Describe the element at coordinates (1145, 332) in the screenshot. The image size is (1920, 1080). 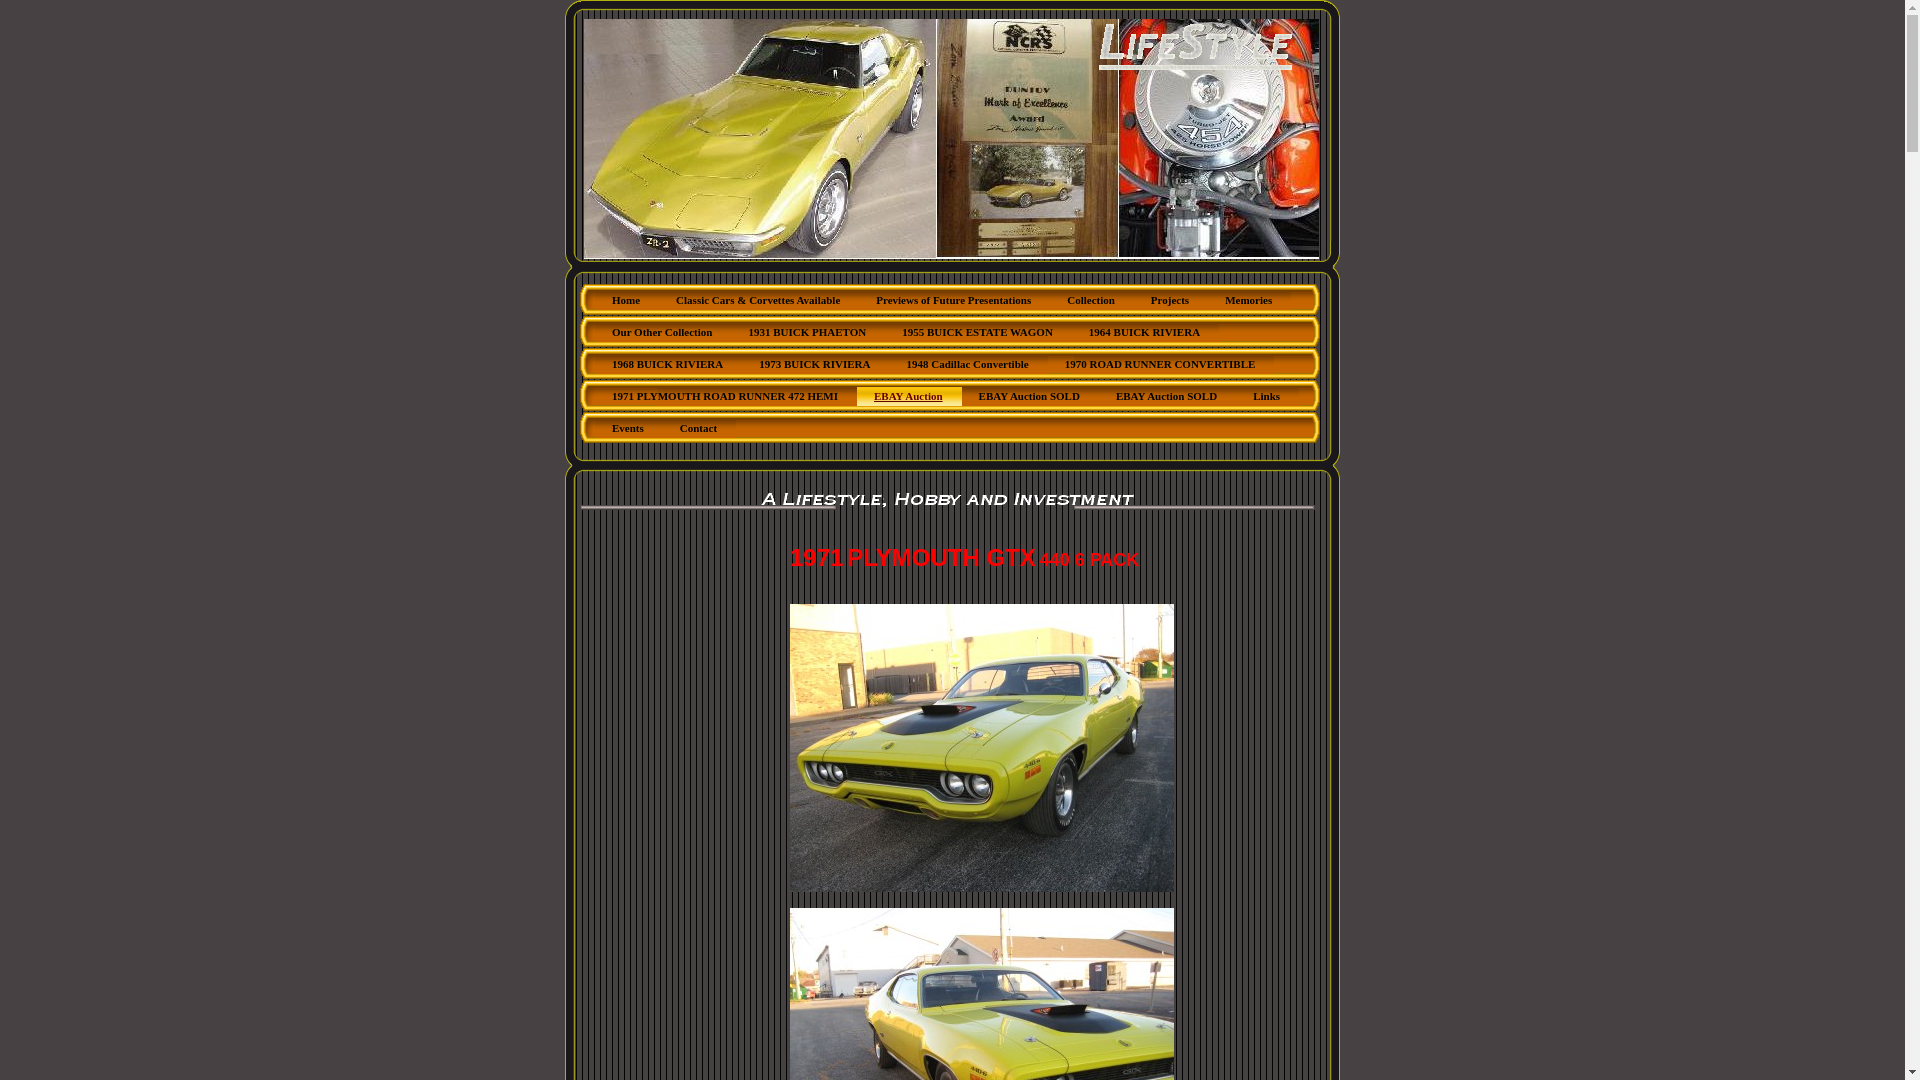
I see `'1964 BUICK RIVIERA'` at that location.